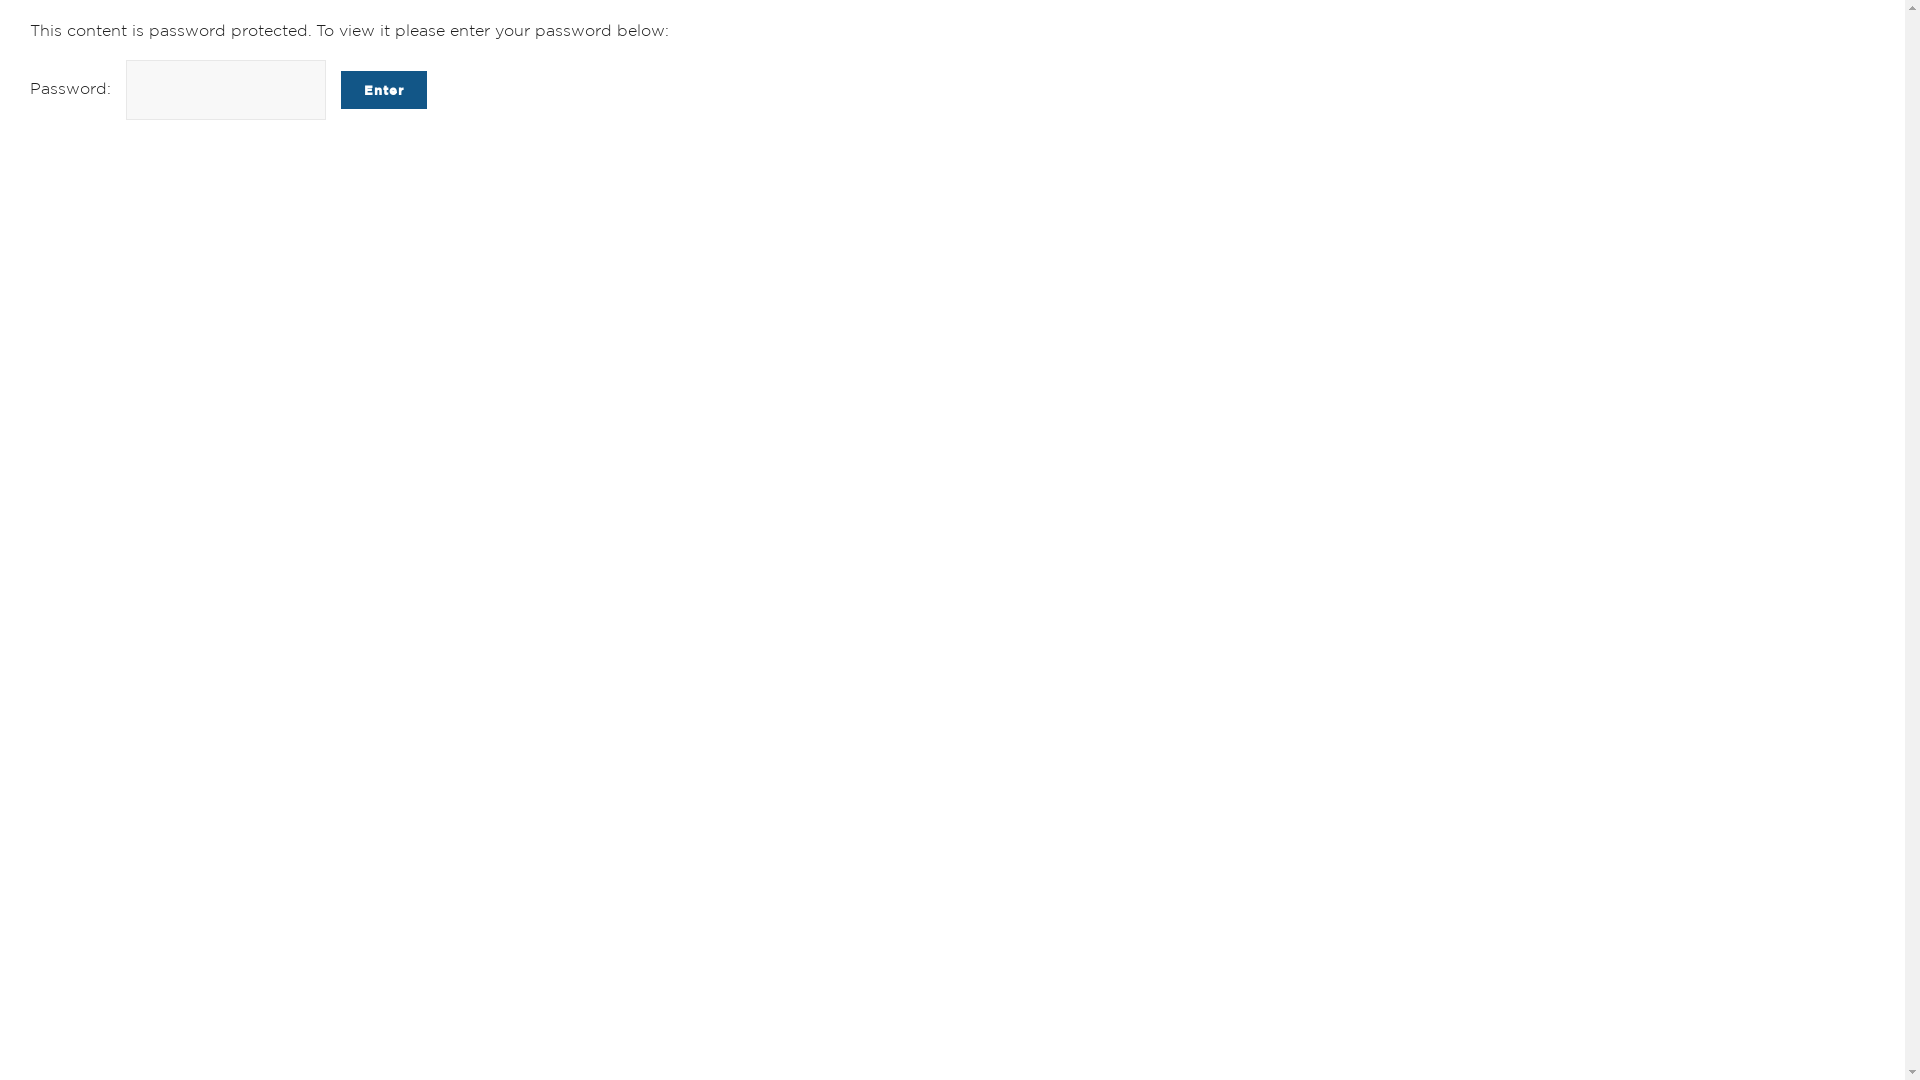 Image resolution: width=1920 pixels, height=1080 pixels. Describe the element at coordinates (384, 88) in the screenshot. I see `'Enter'` at that location.